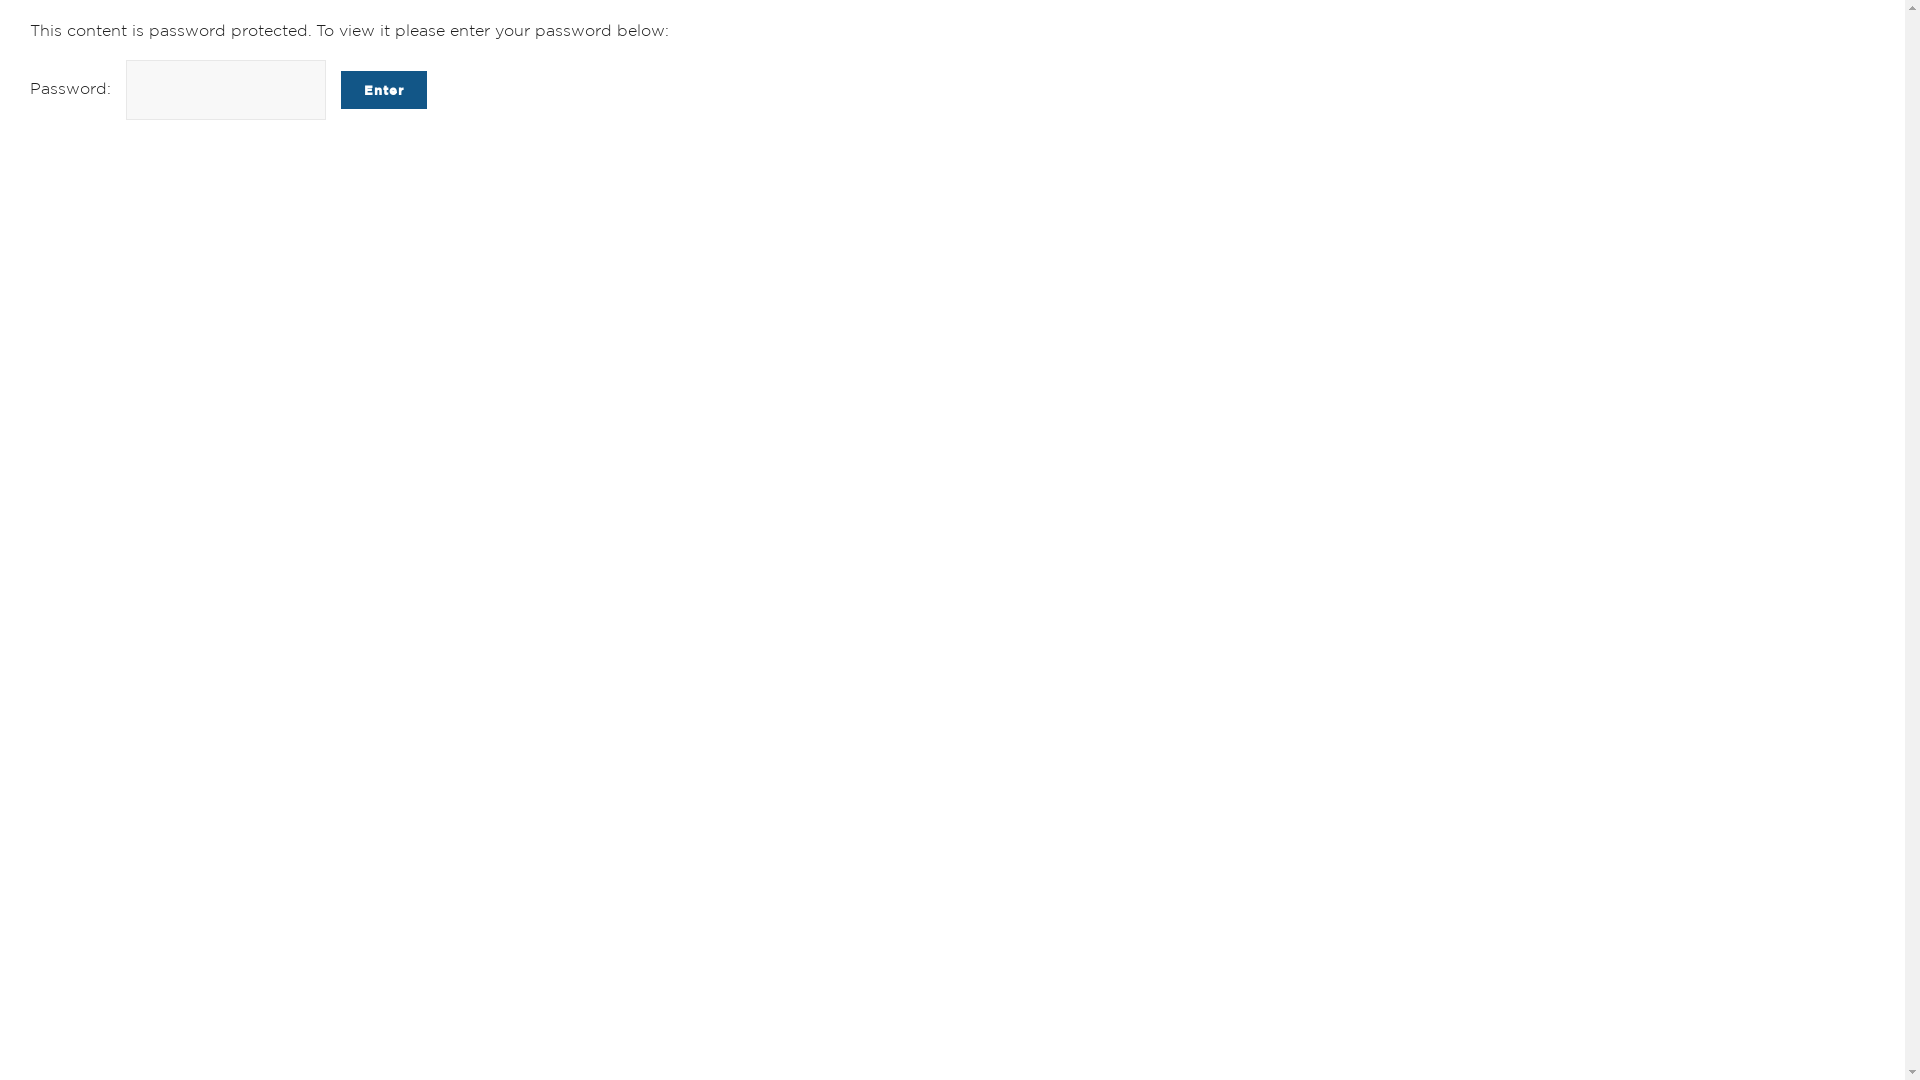 Image resolution: width=1920 pixels, height=1080 pixels. Describe the element at coordinates (384, 88) in the screenshot. I see `'Enter'` at that location.